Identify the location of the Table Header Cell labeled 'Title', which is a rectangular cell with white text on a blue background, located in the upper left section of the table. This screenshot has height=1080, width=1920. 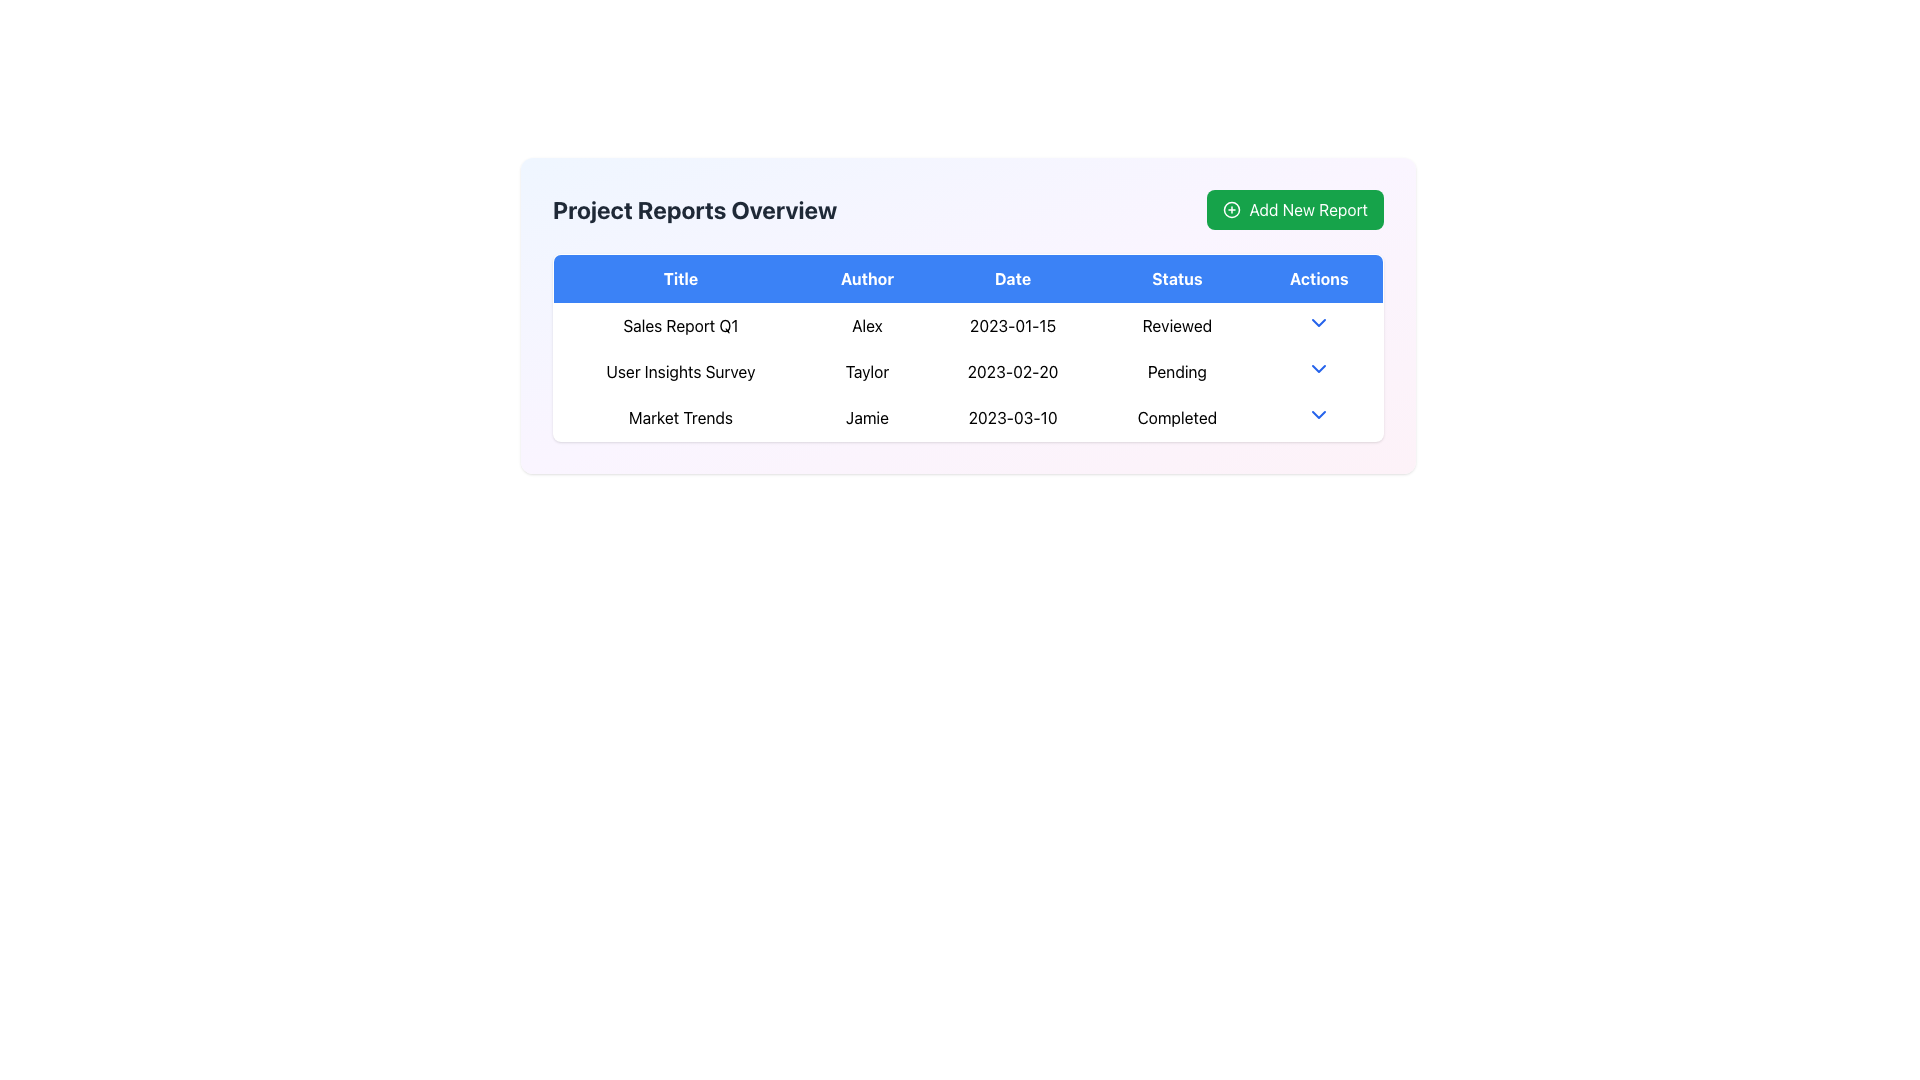
(680, 278).